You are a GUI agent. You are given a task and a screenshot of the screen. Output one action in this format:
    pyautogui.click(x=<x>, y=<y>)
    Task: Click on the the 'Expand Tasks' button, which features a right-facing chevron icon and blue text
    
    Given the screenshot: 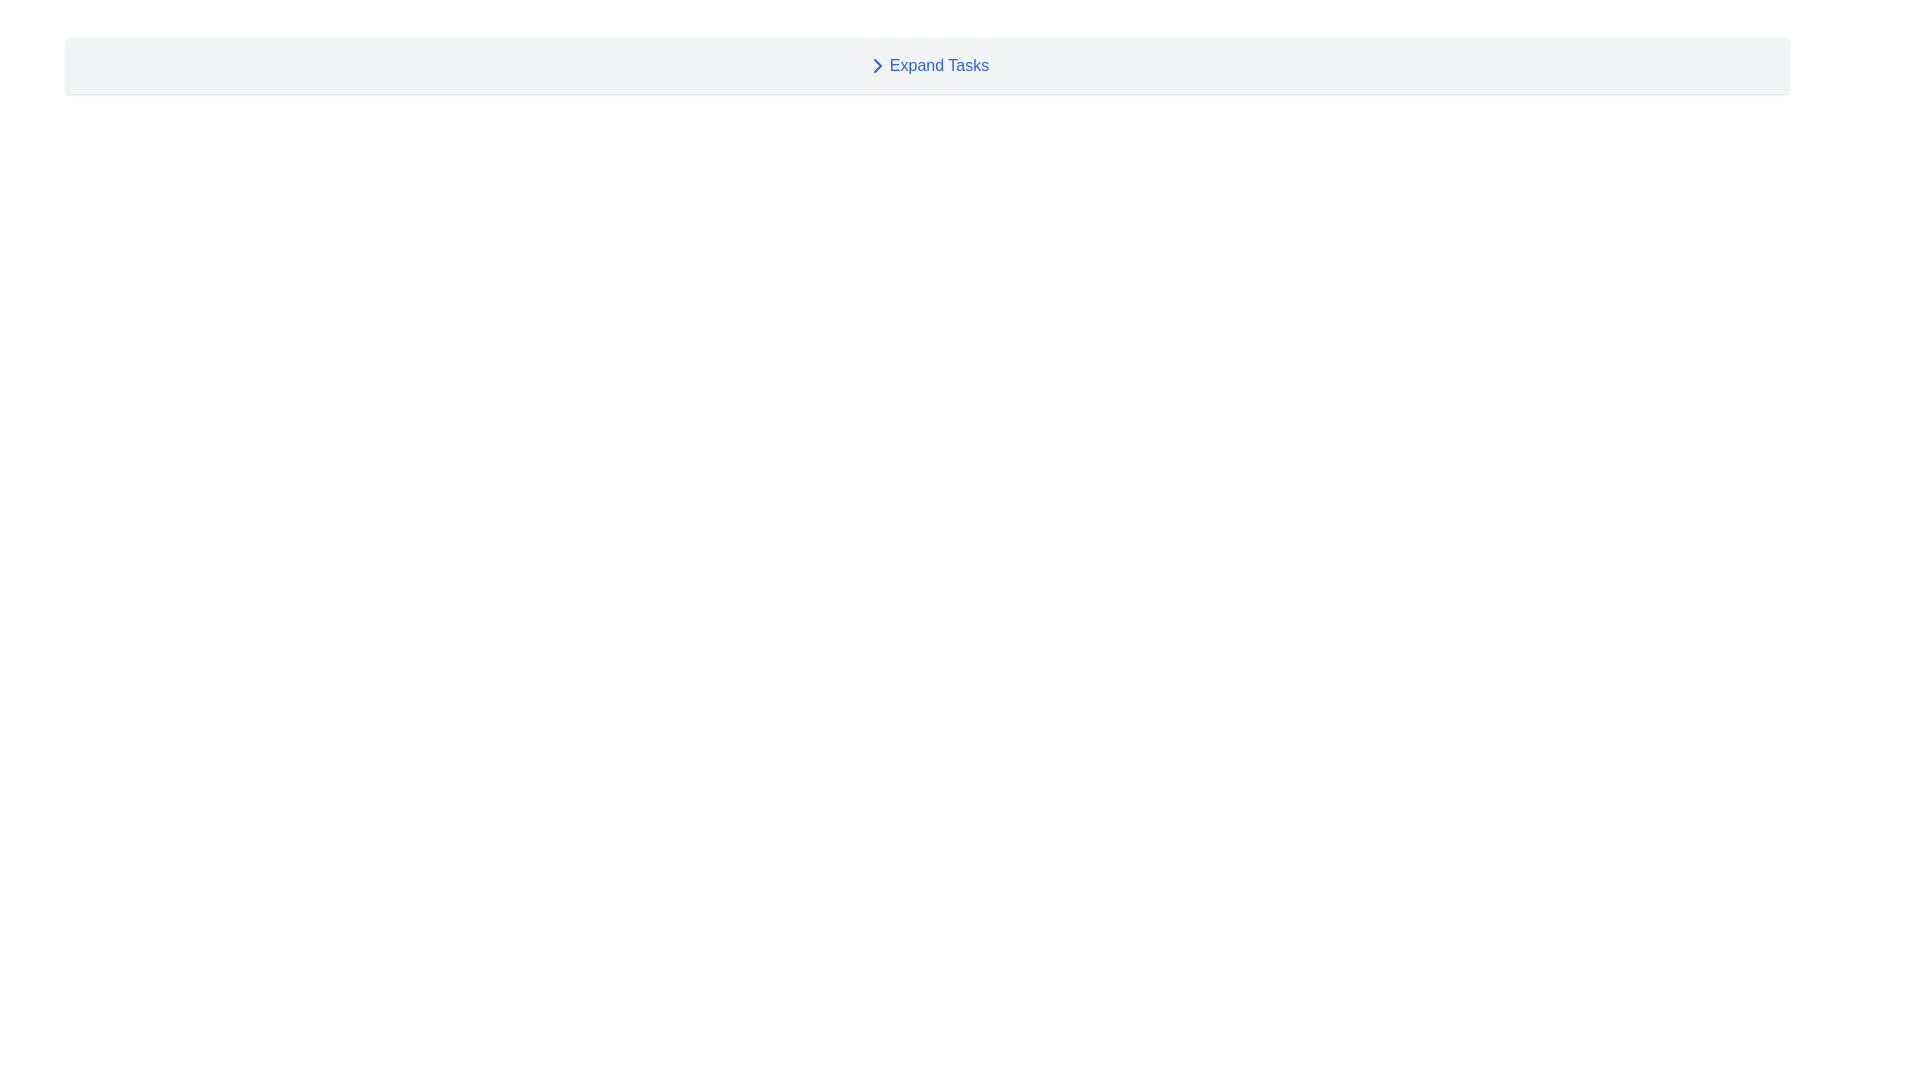 What is the action you would take?
    pyautogui.click(x=925, y=64)
    